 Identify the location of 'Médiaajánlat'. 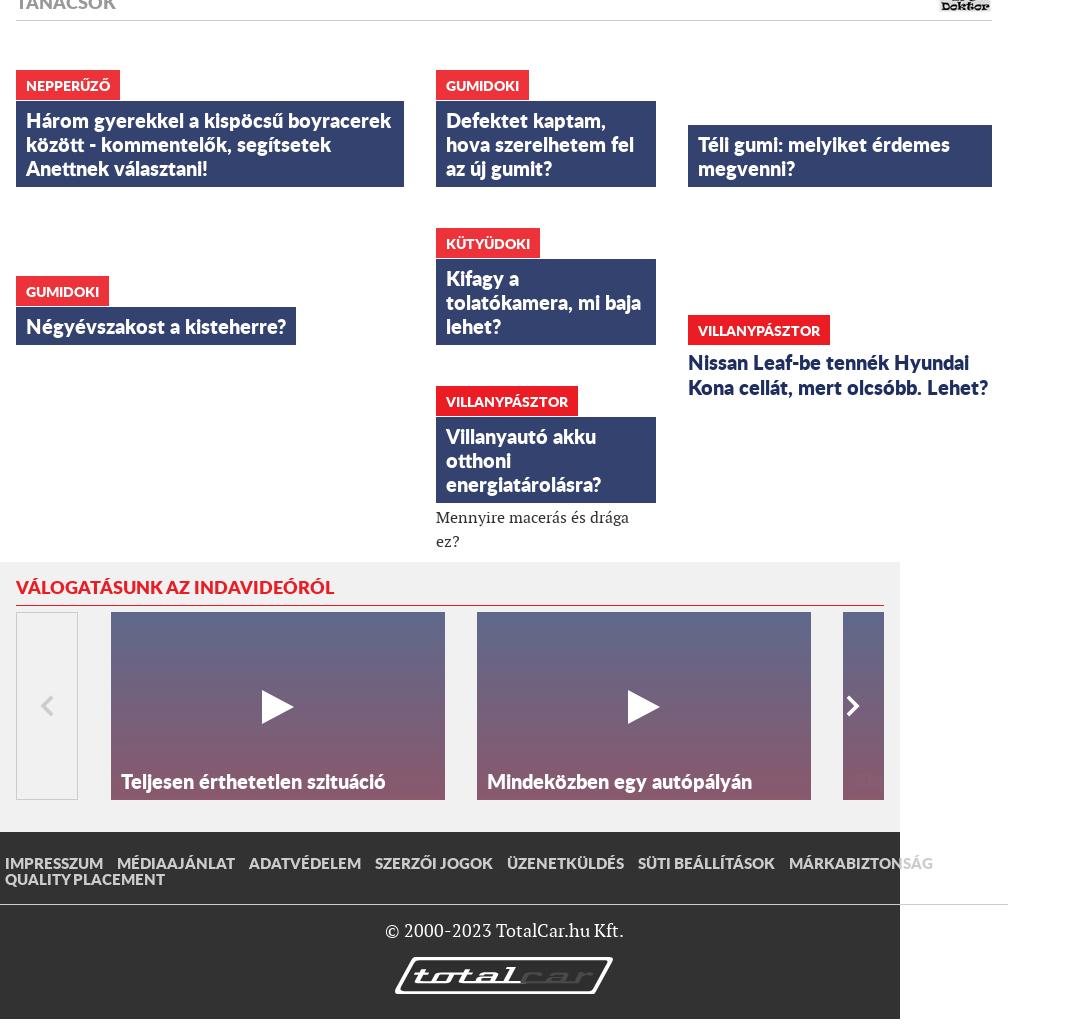
(116, 860).